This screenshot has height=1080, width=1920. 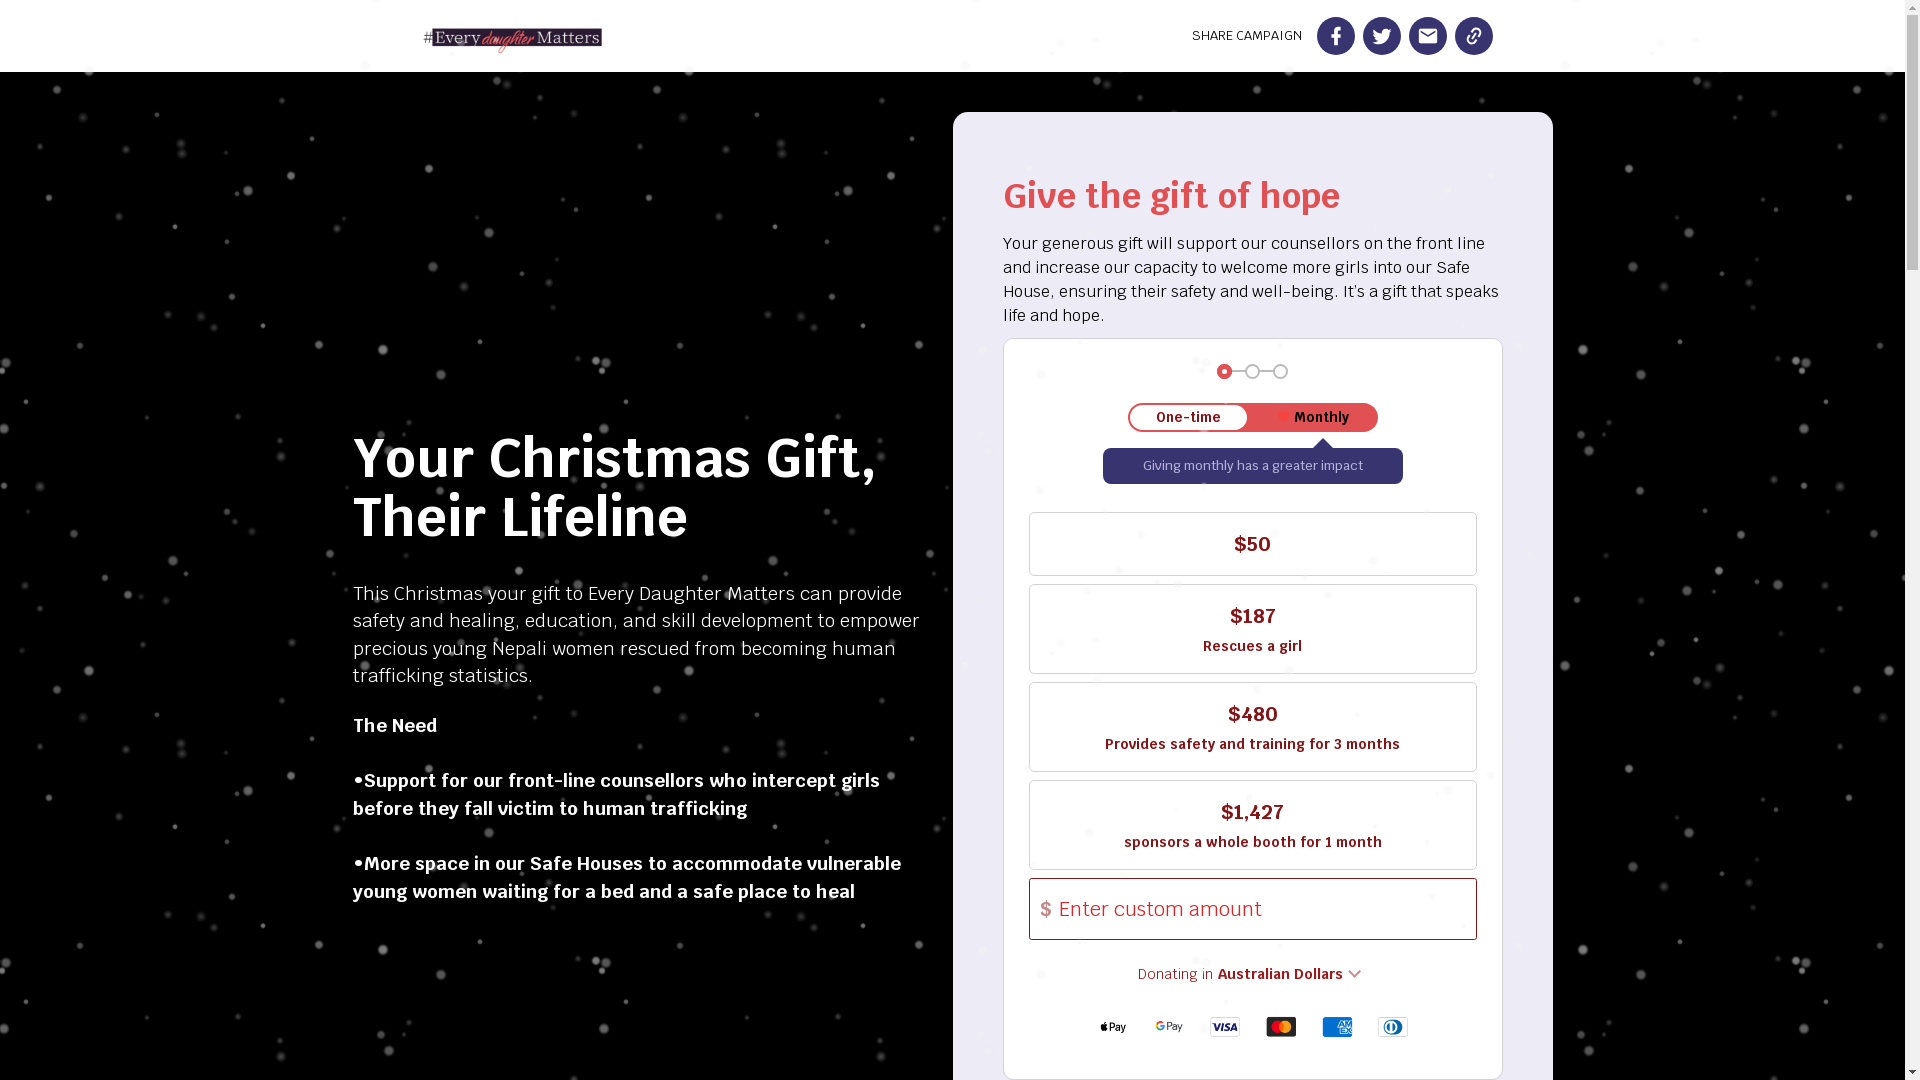 What do you see at coordinates (1027, 627) in the screenshot?
I see `'$187` at bounding box center [1027, 627].